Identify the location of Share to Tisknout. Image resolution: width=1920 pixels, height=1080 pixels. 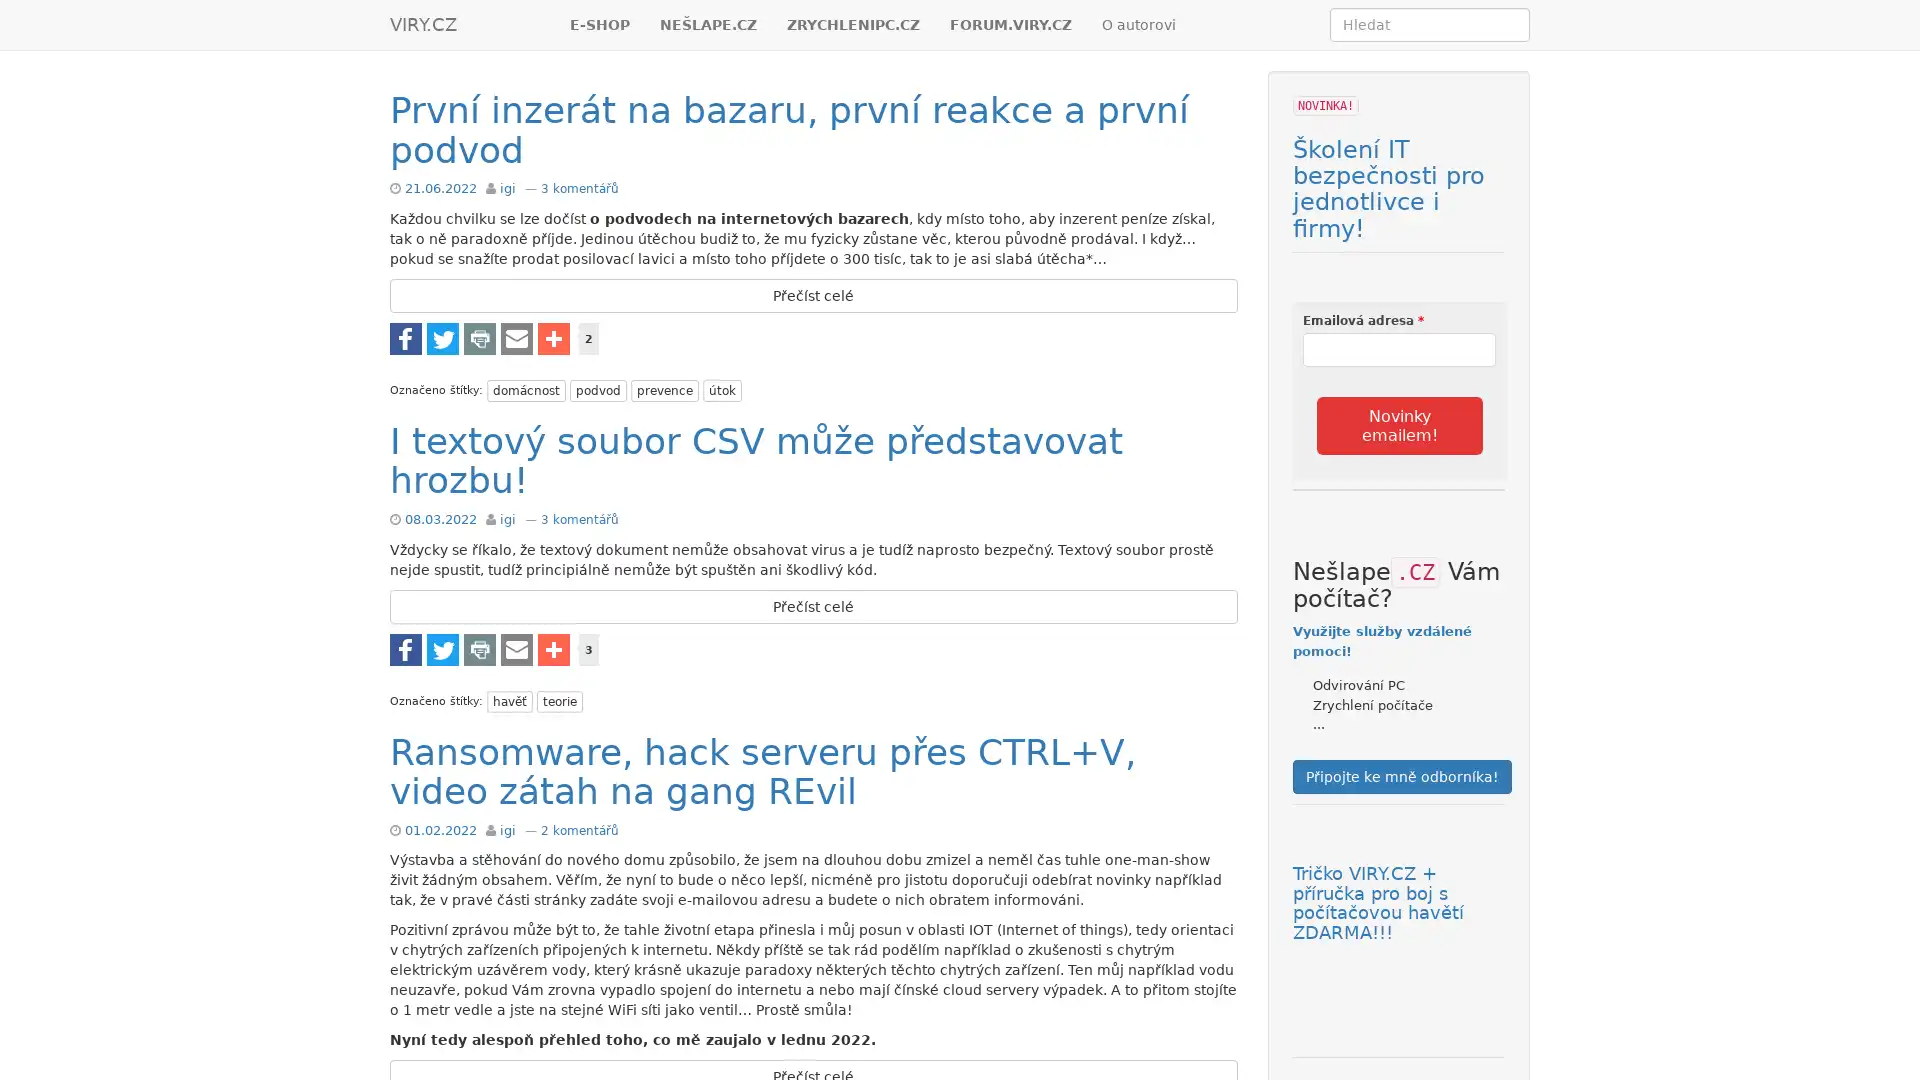
(480, 337).